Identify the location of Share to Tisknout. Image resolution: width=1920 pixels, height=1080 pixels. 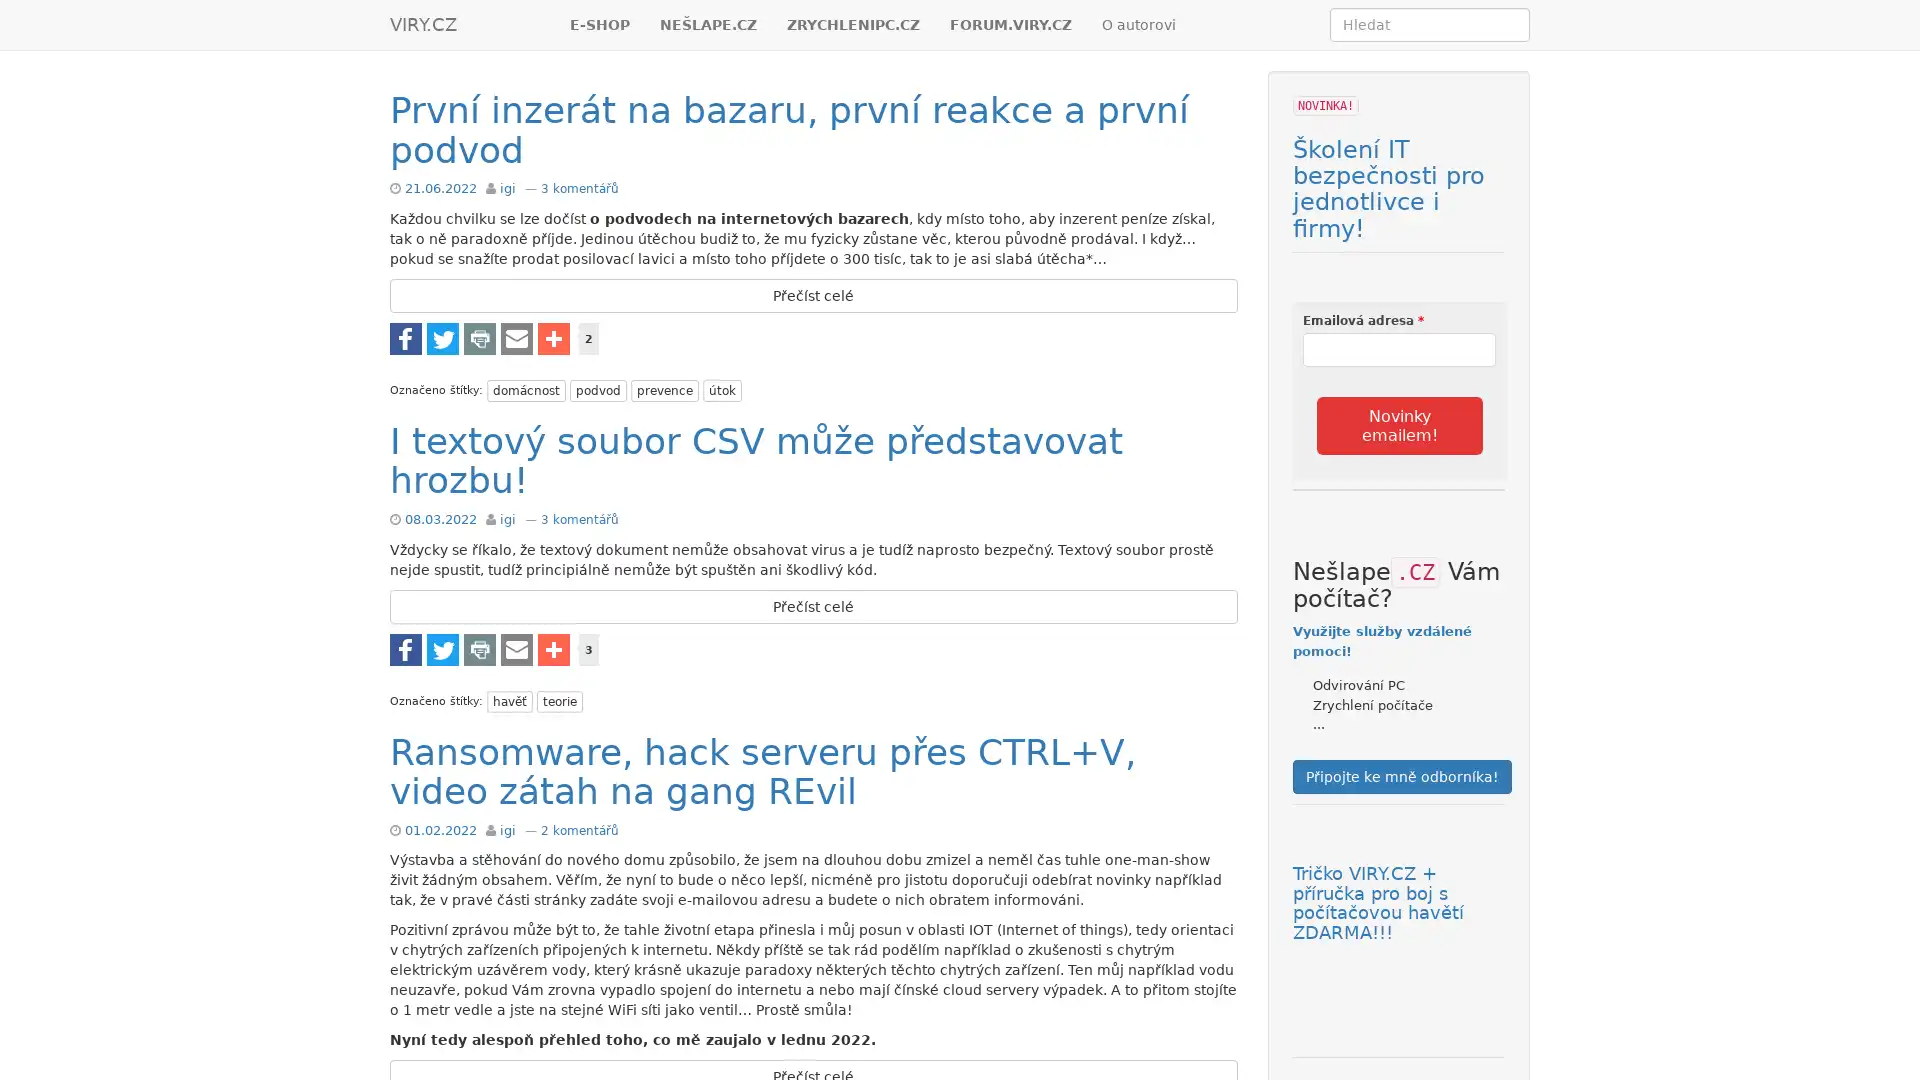
(480, 337).